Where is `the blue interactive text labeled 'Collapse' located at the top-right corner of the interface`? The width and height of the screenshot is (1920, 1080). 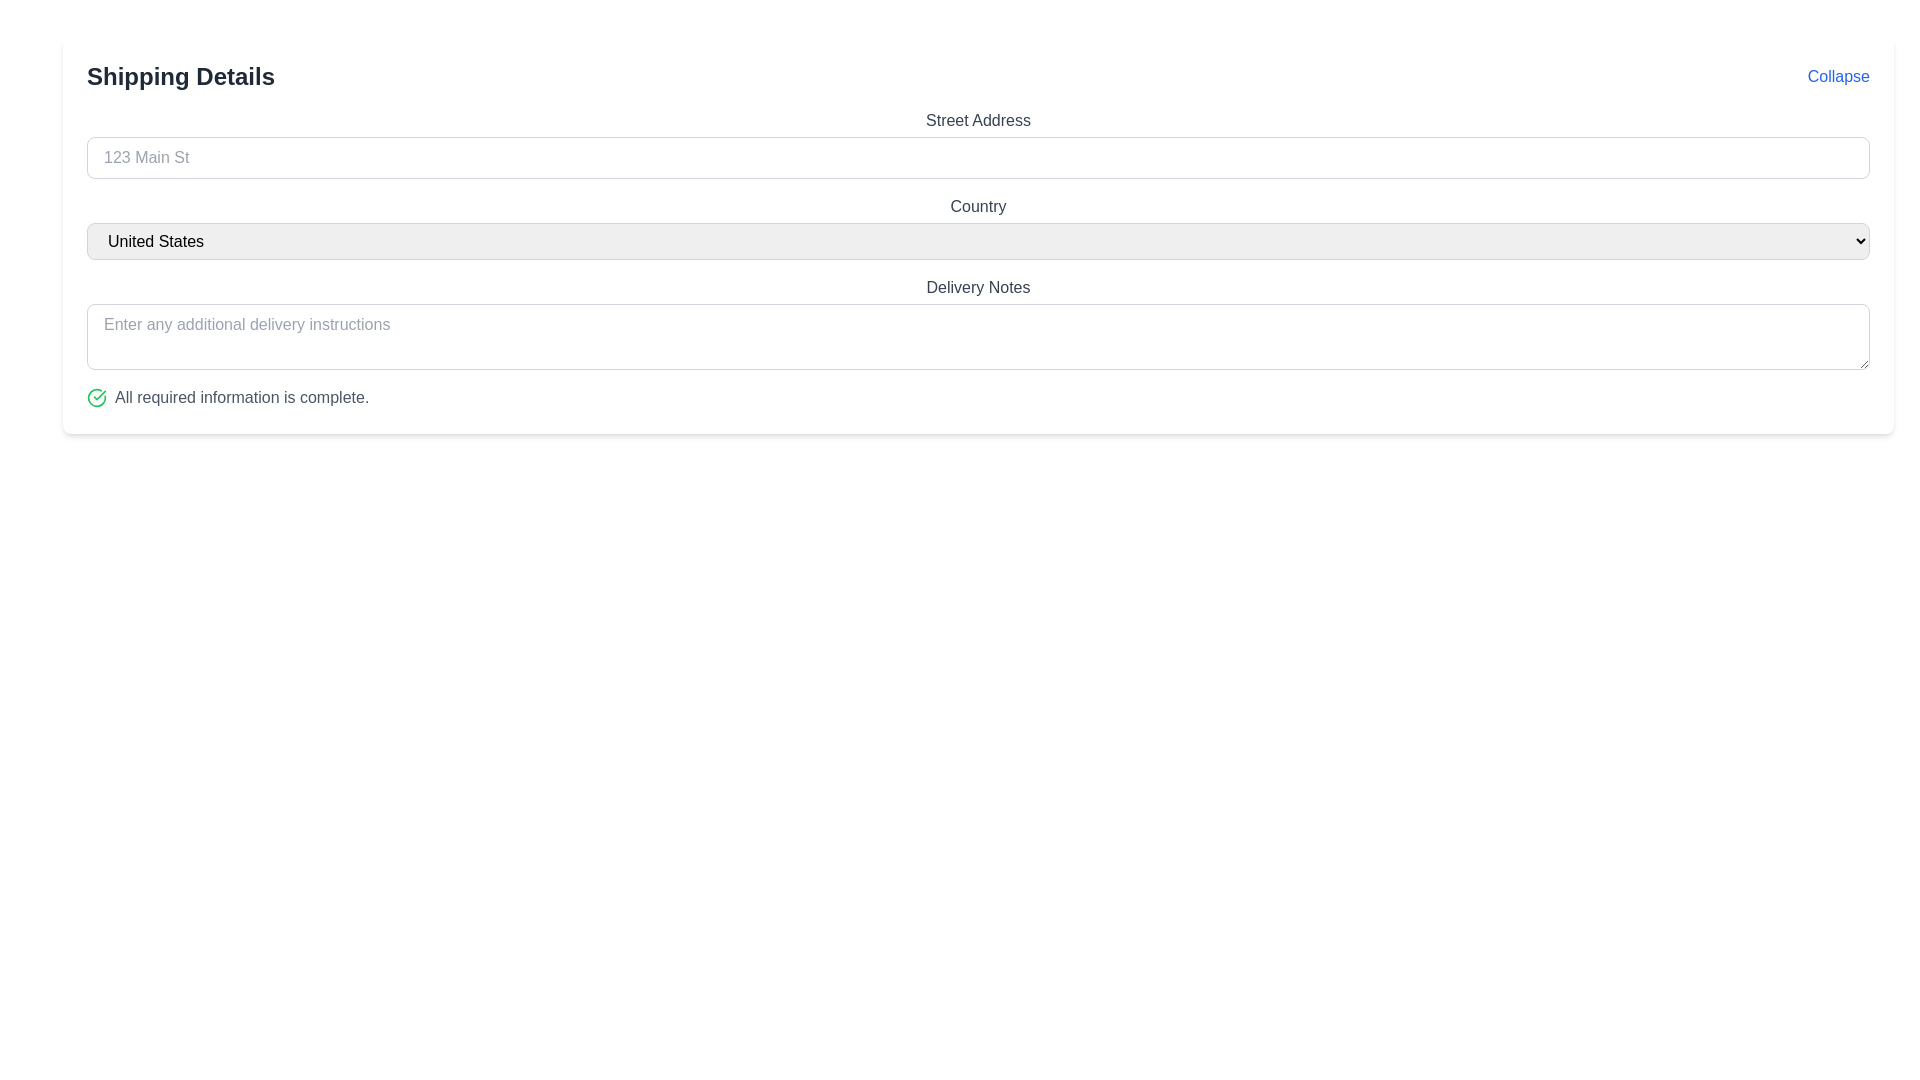 the blue interactive text labeled 'Collapse' located at the top-right corner of the interface is located at coordinates (1838, 76).